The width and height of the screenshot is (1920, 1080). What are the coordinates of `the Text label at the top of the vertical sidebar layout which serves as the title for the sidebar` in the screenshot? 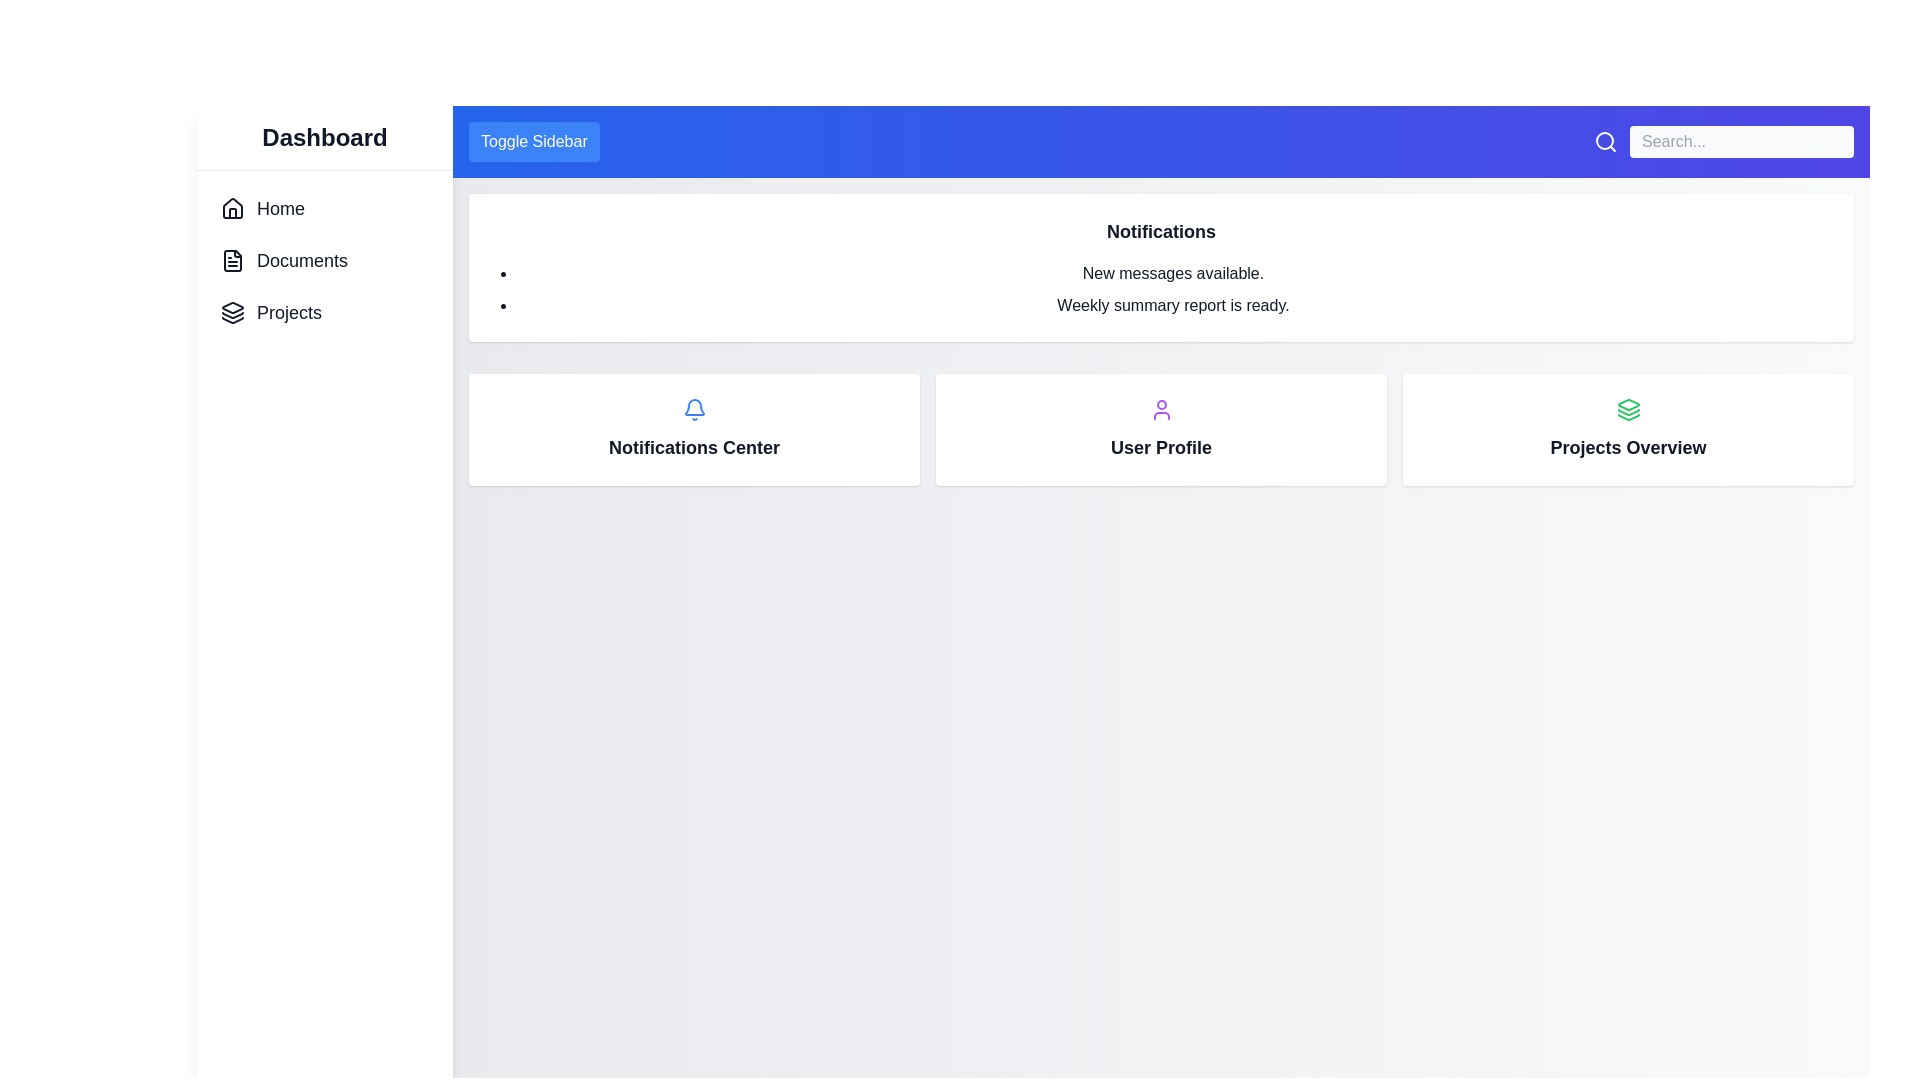 It's located at (325, 137).